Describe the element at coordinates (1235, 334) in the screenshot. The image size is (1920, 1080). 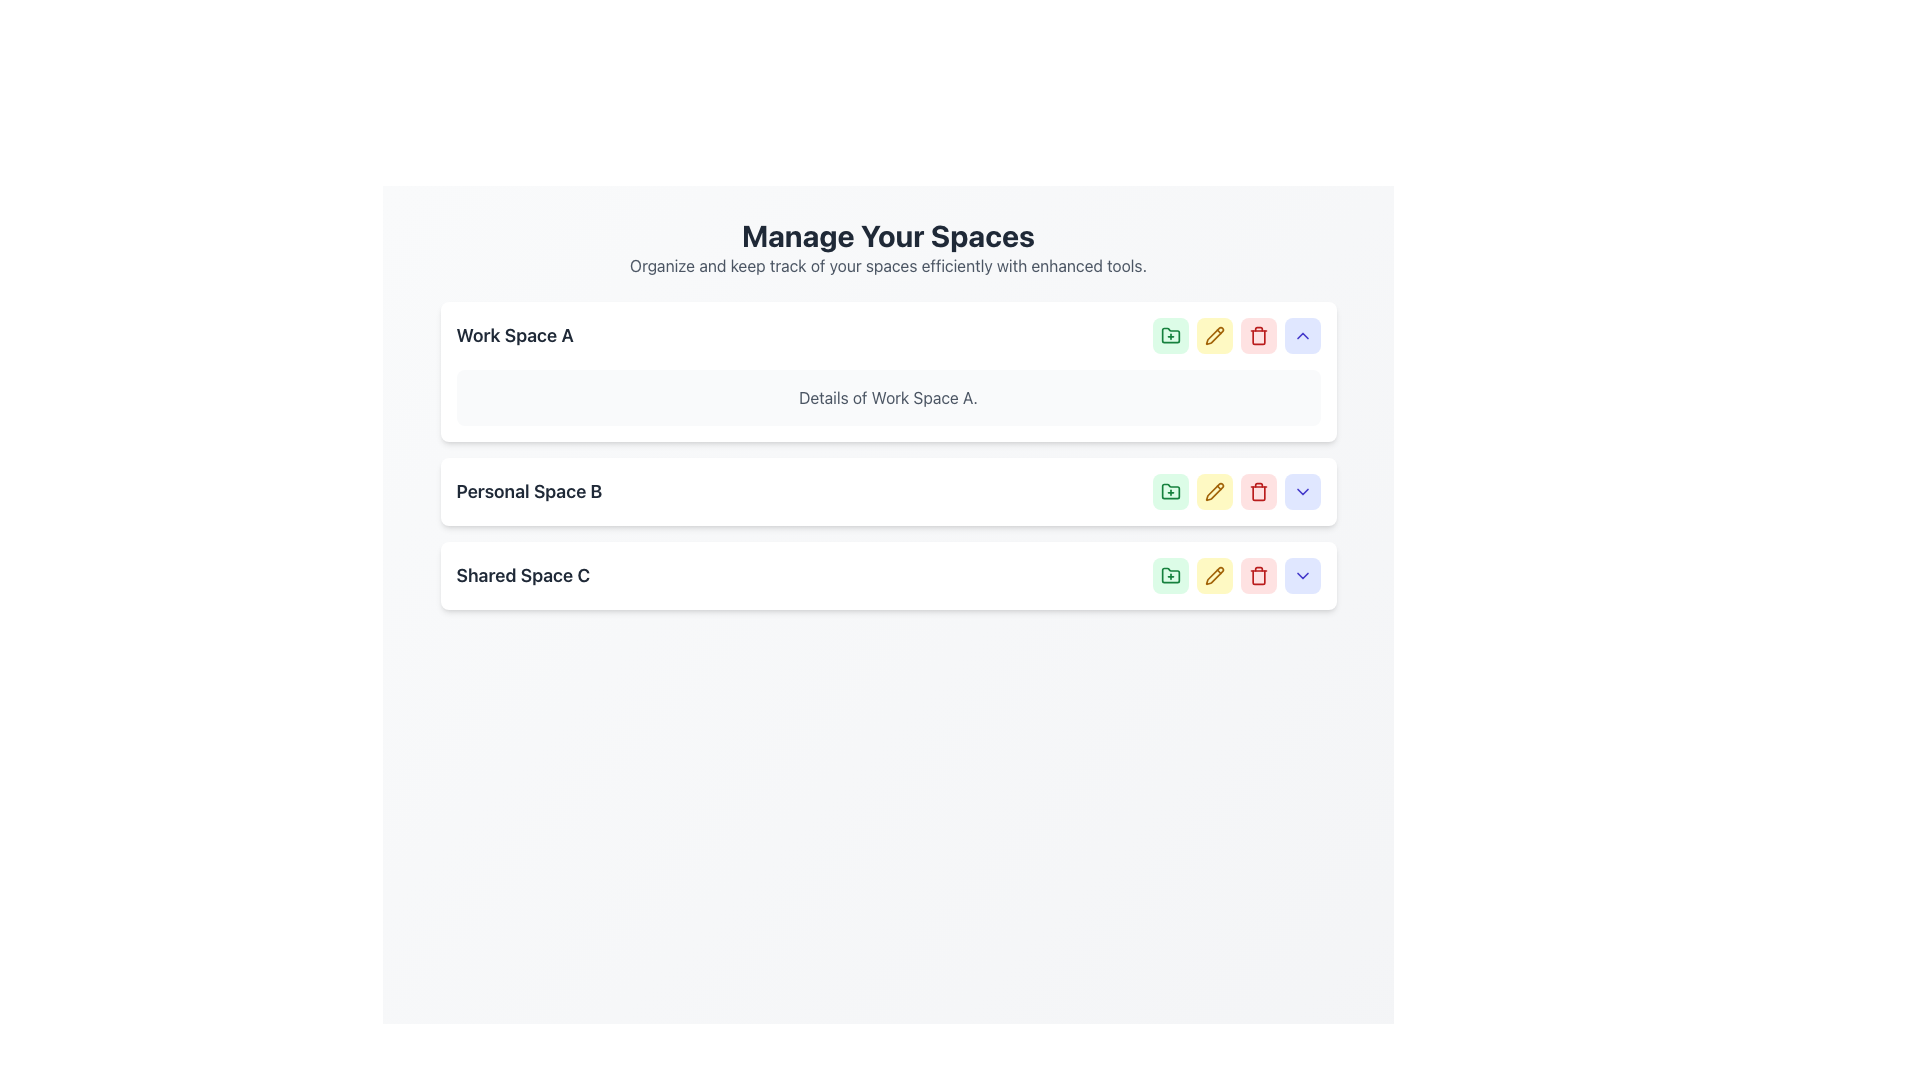
I see `any action button within the 'Manage Your Spaces' section related to 'Work Space A'` at that location.